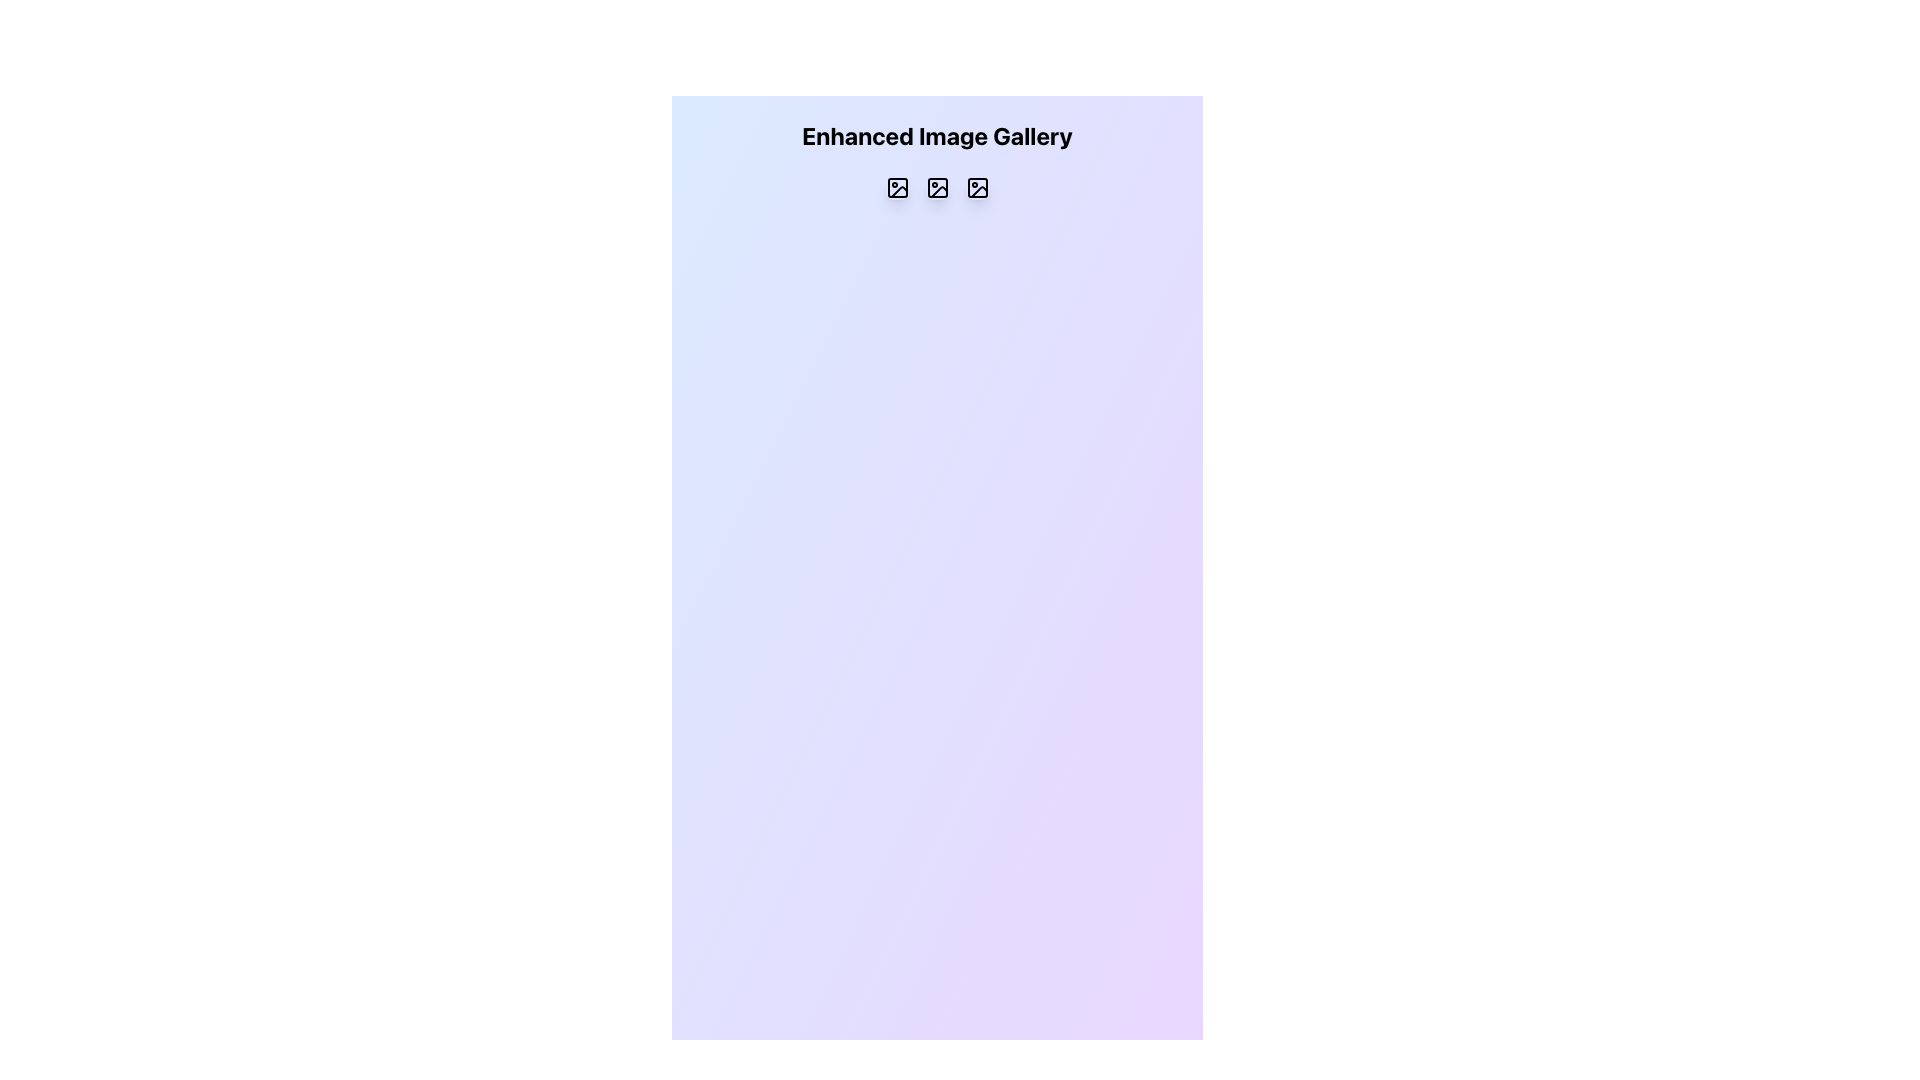 This screenshot has height=1080, width=1920. I want to click on the small rectangular icon resembling an image frame, which is the third icon in the top row of the grid, to trigger the visual hover effect, so click(977, 188).